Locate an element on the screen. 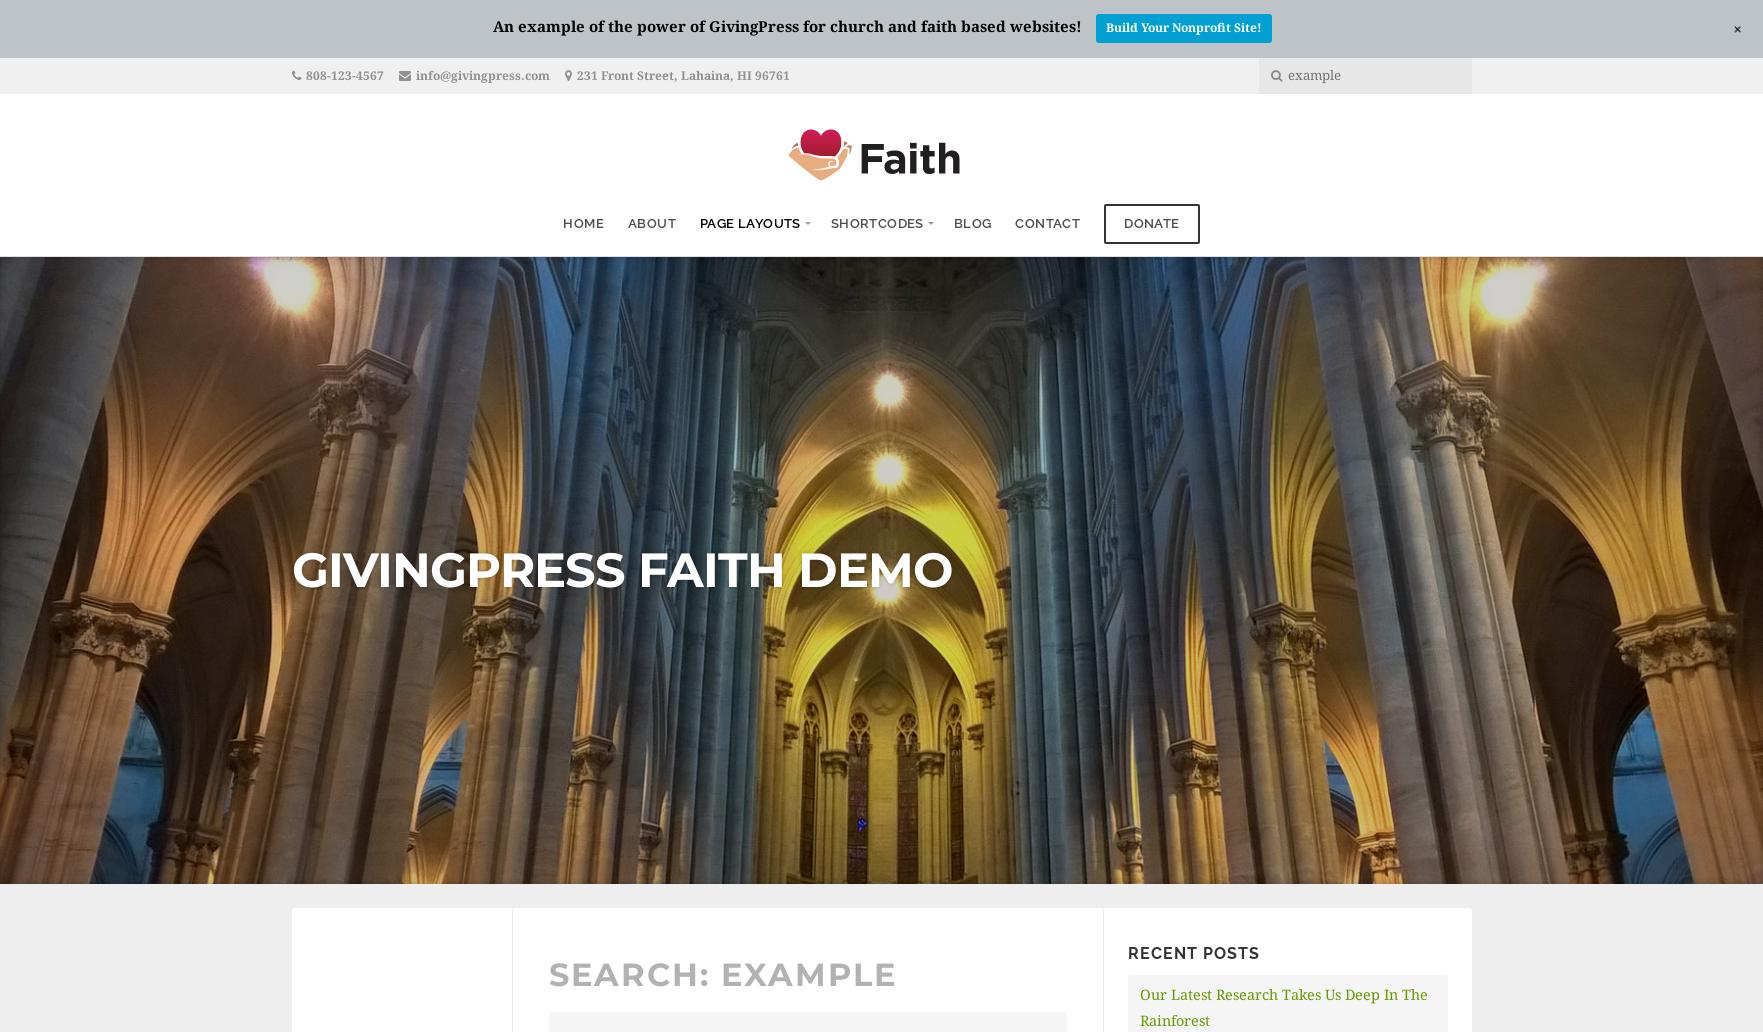 The height and width of the screenshot is (1032, 1763). 'Recent Posts' is located at coordinates (1192, 951).